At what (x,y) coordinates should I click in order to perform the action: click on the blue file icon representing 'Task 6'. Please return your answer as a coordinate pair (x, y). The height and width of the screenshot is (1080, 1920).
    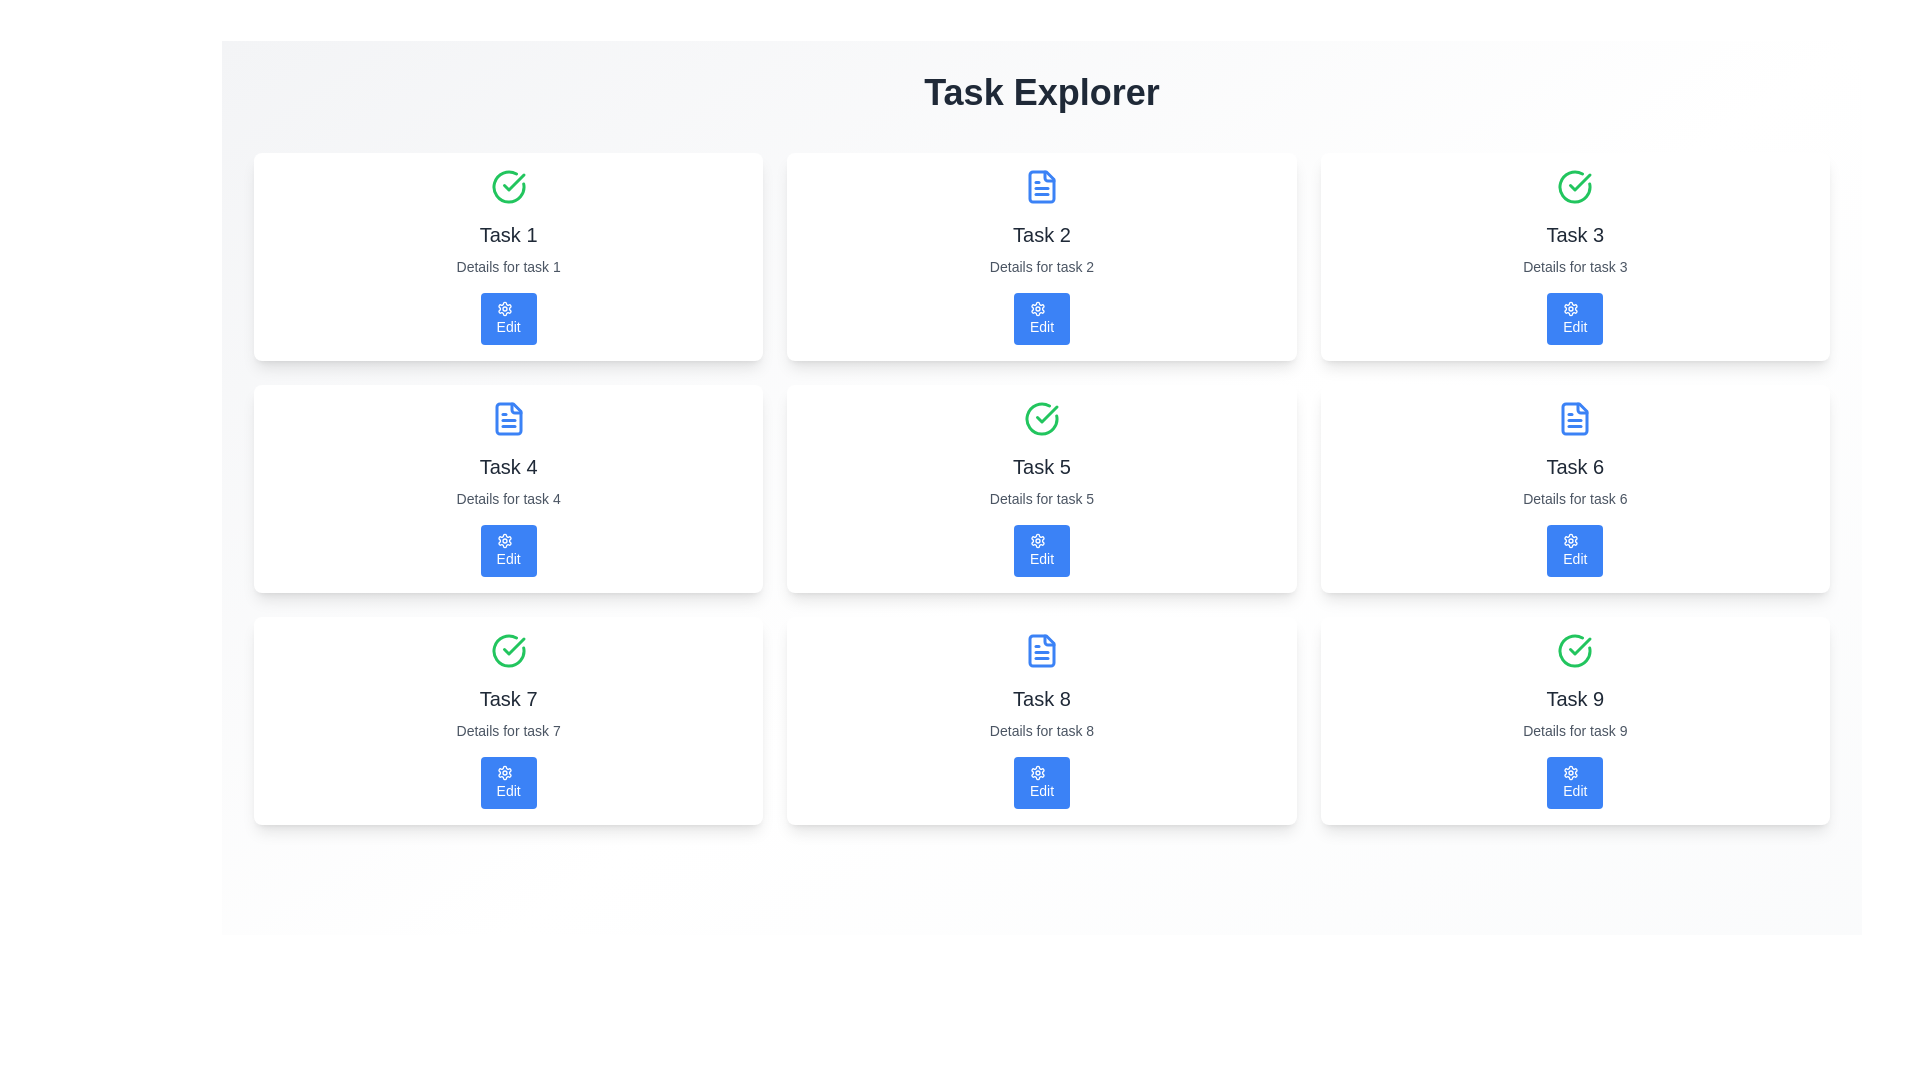
    Looking at the image, I should click on (1574, 418).